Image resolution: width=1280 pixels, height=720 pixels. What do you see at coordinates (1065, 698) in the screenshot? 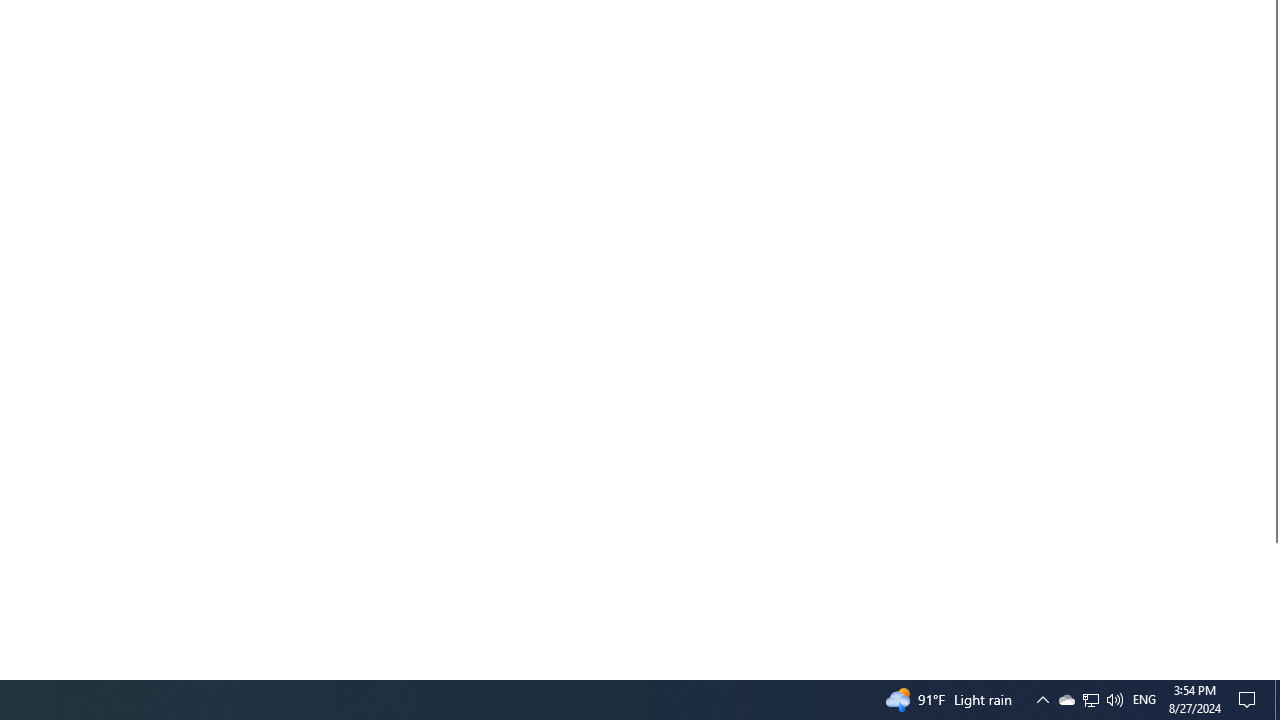
I see `'Q2790: 100%'` at bounding box center [1065, 698].